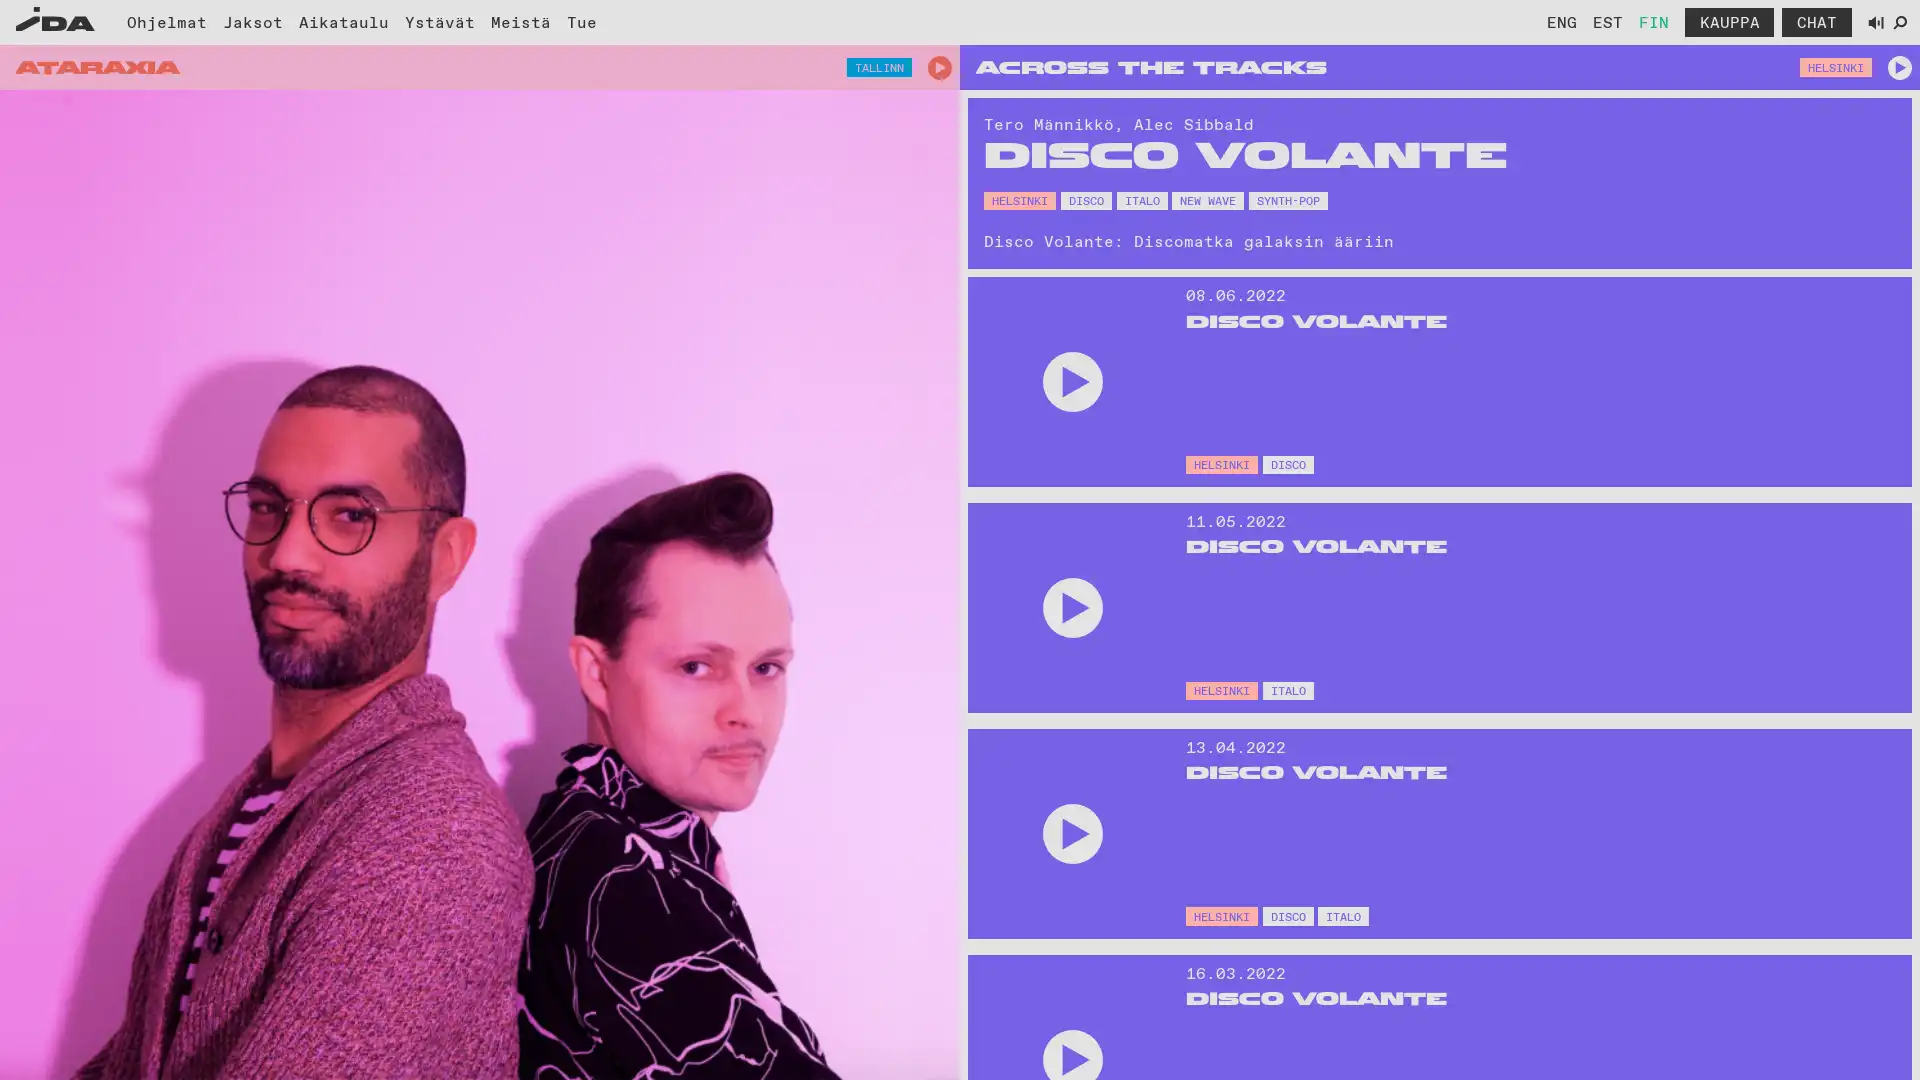  Describe the element at coordinates (1817, 22) in the screenshot. I see `Avaa chat` at that location.